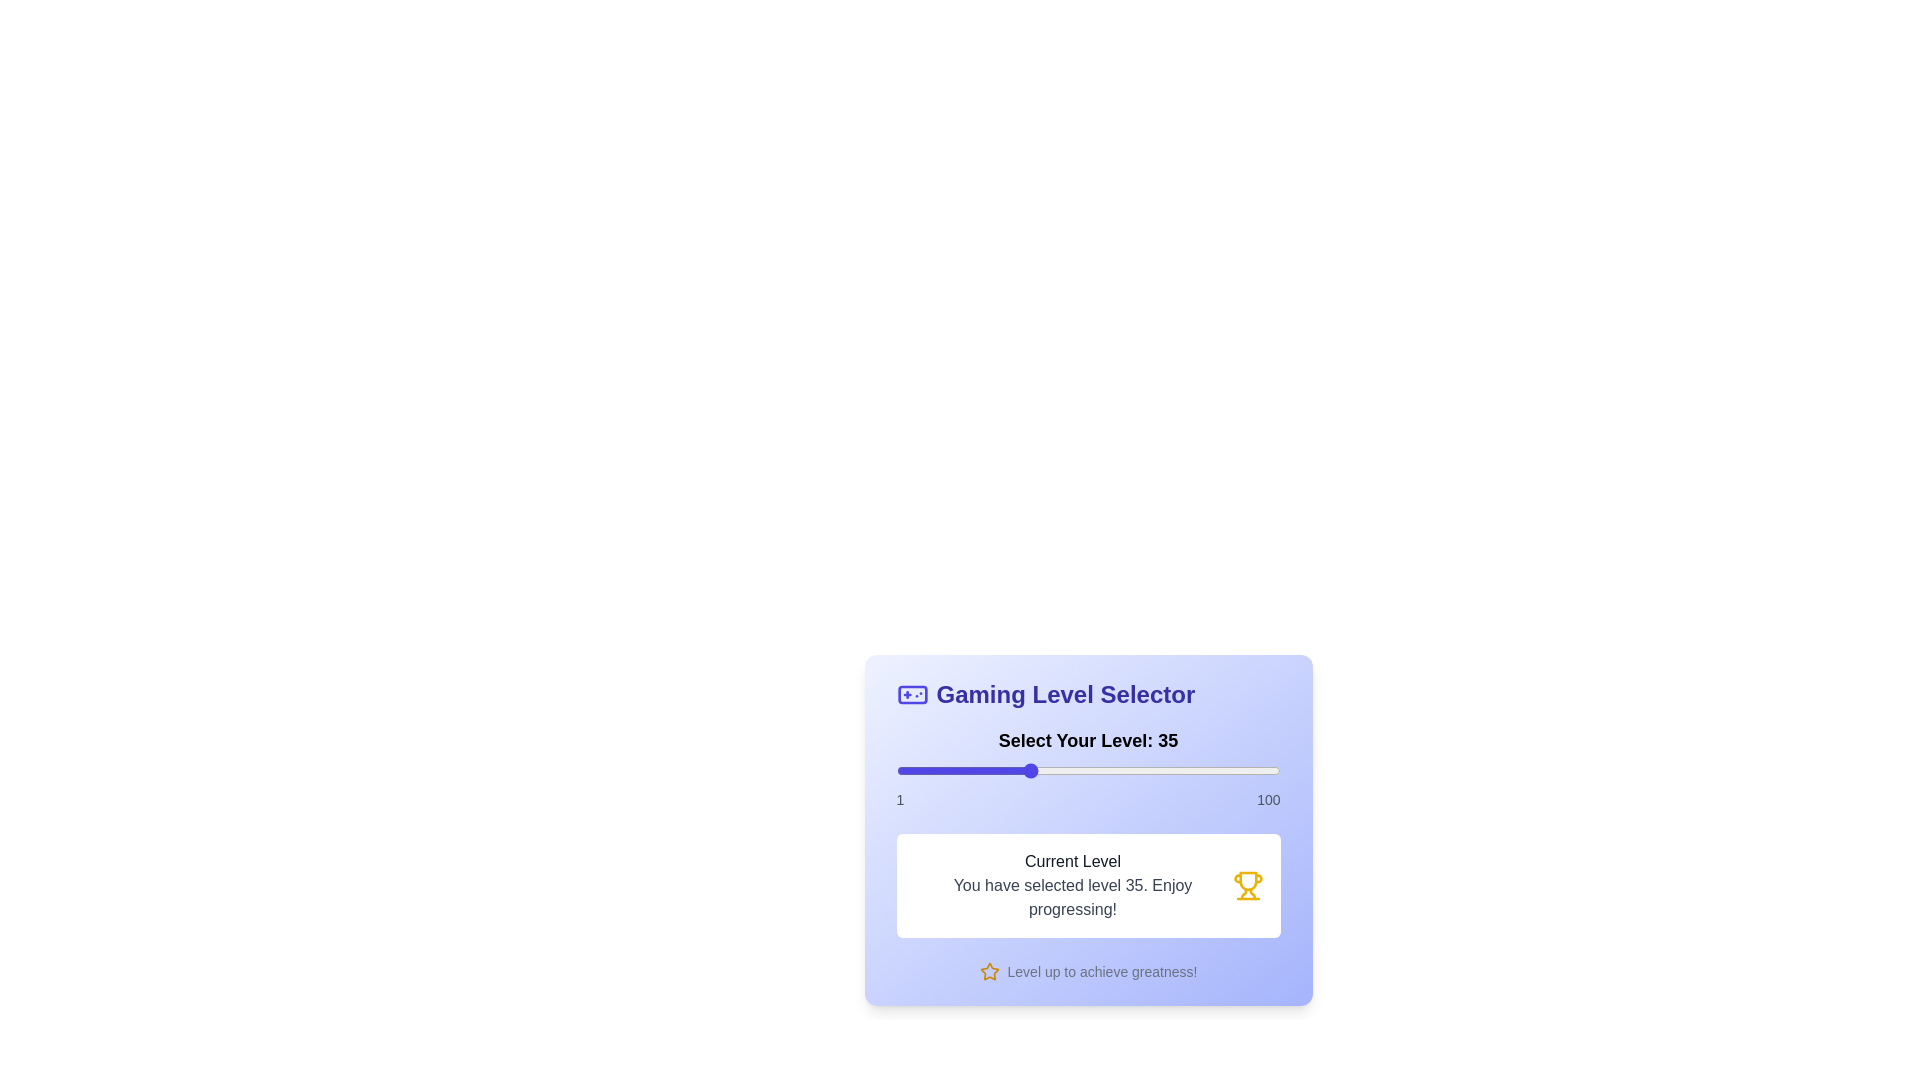  I want to click on the level, so click(918, 770).